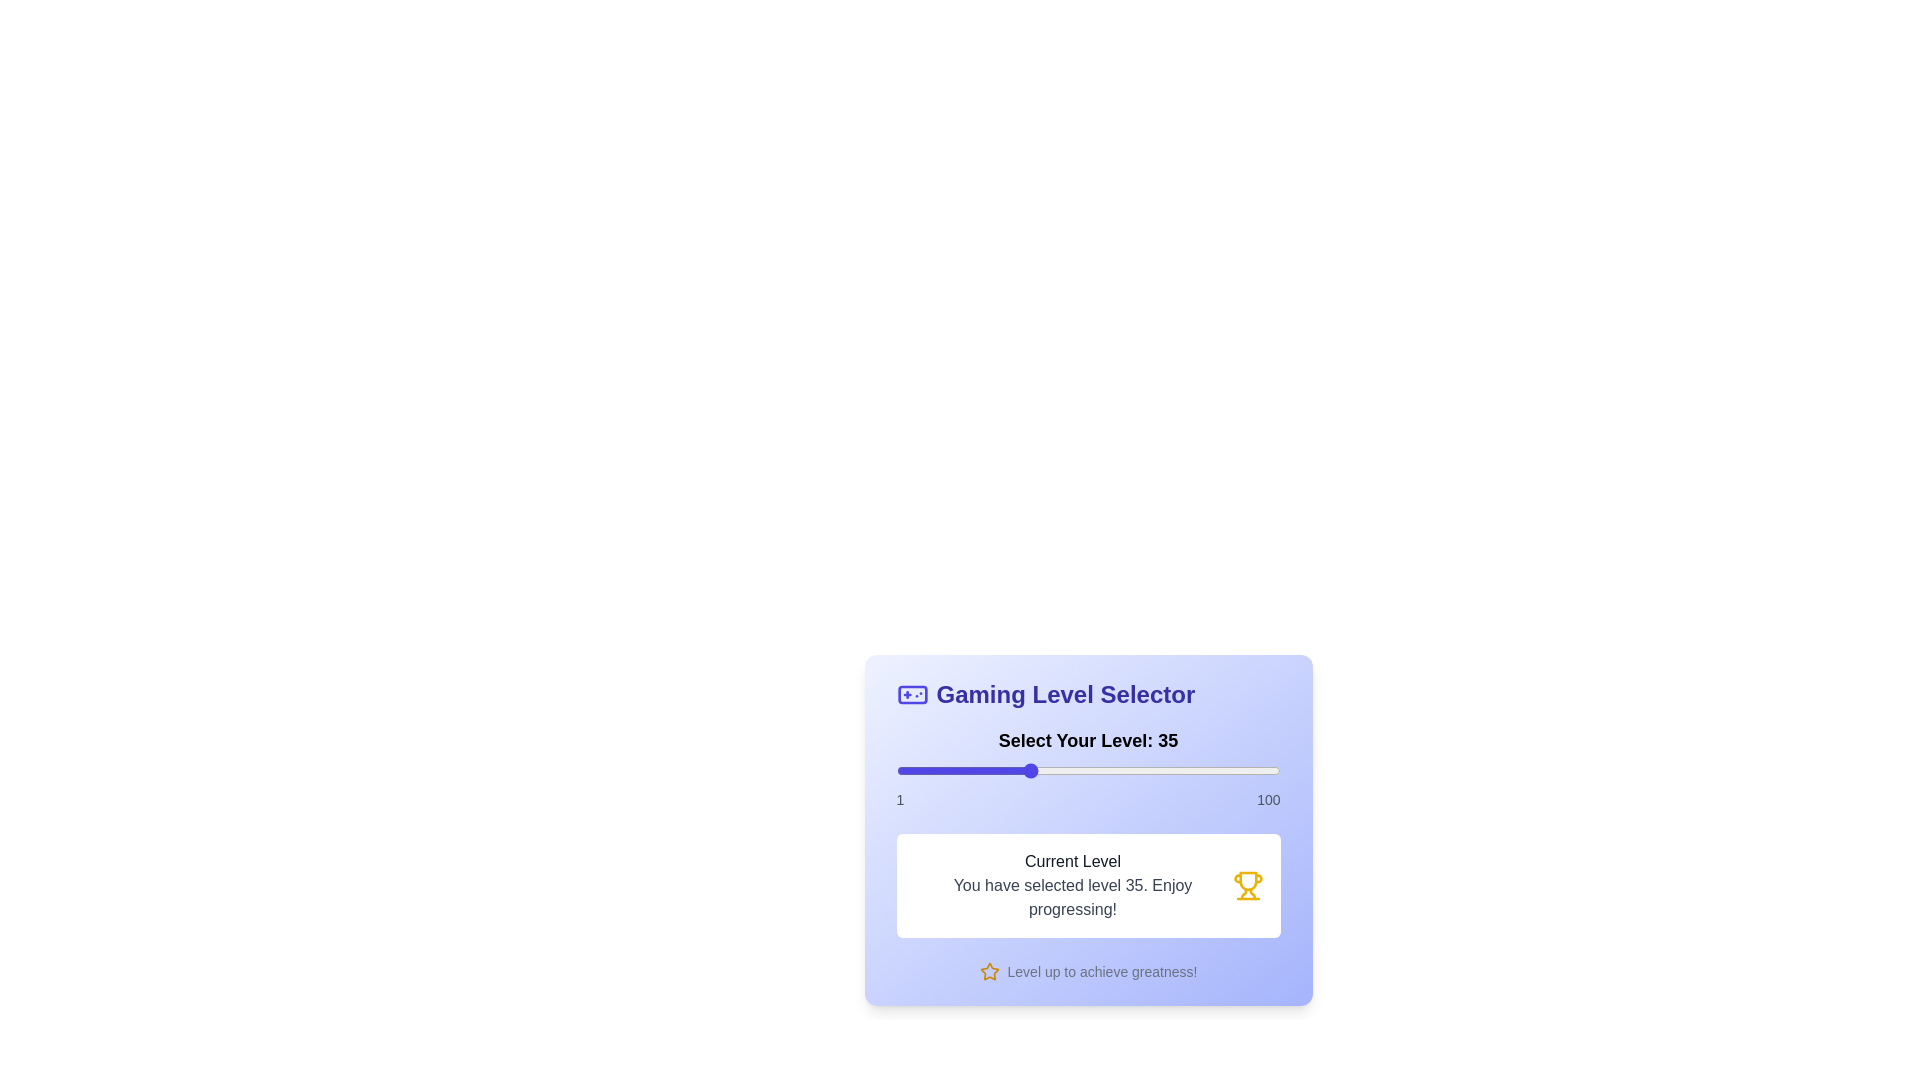  I want to click on the level, so click(918, 770).